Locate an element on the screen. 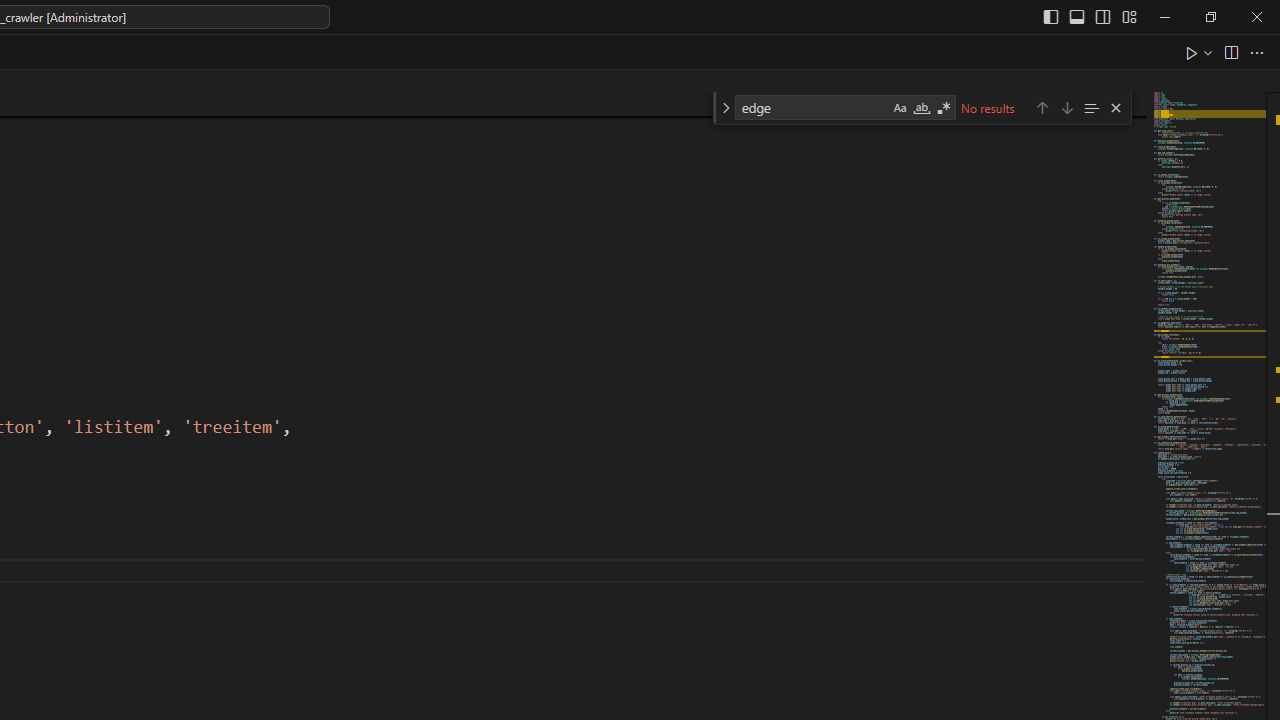 The width and height of the screenshot is (1280, 720). 'Editor actions' is located at coordinates (1225, 51).